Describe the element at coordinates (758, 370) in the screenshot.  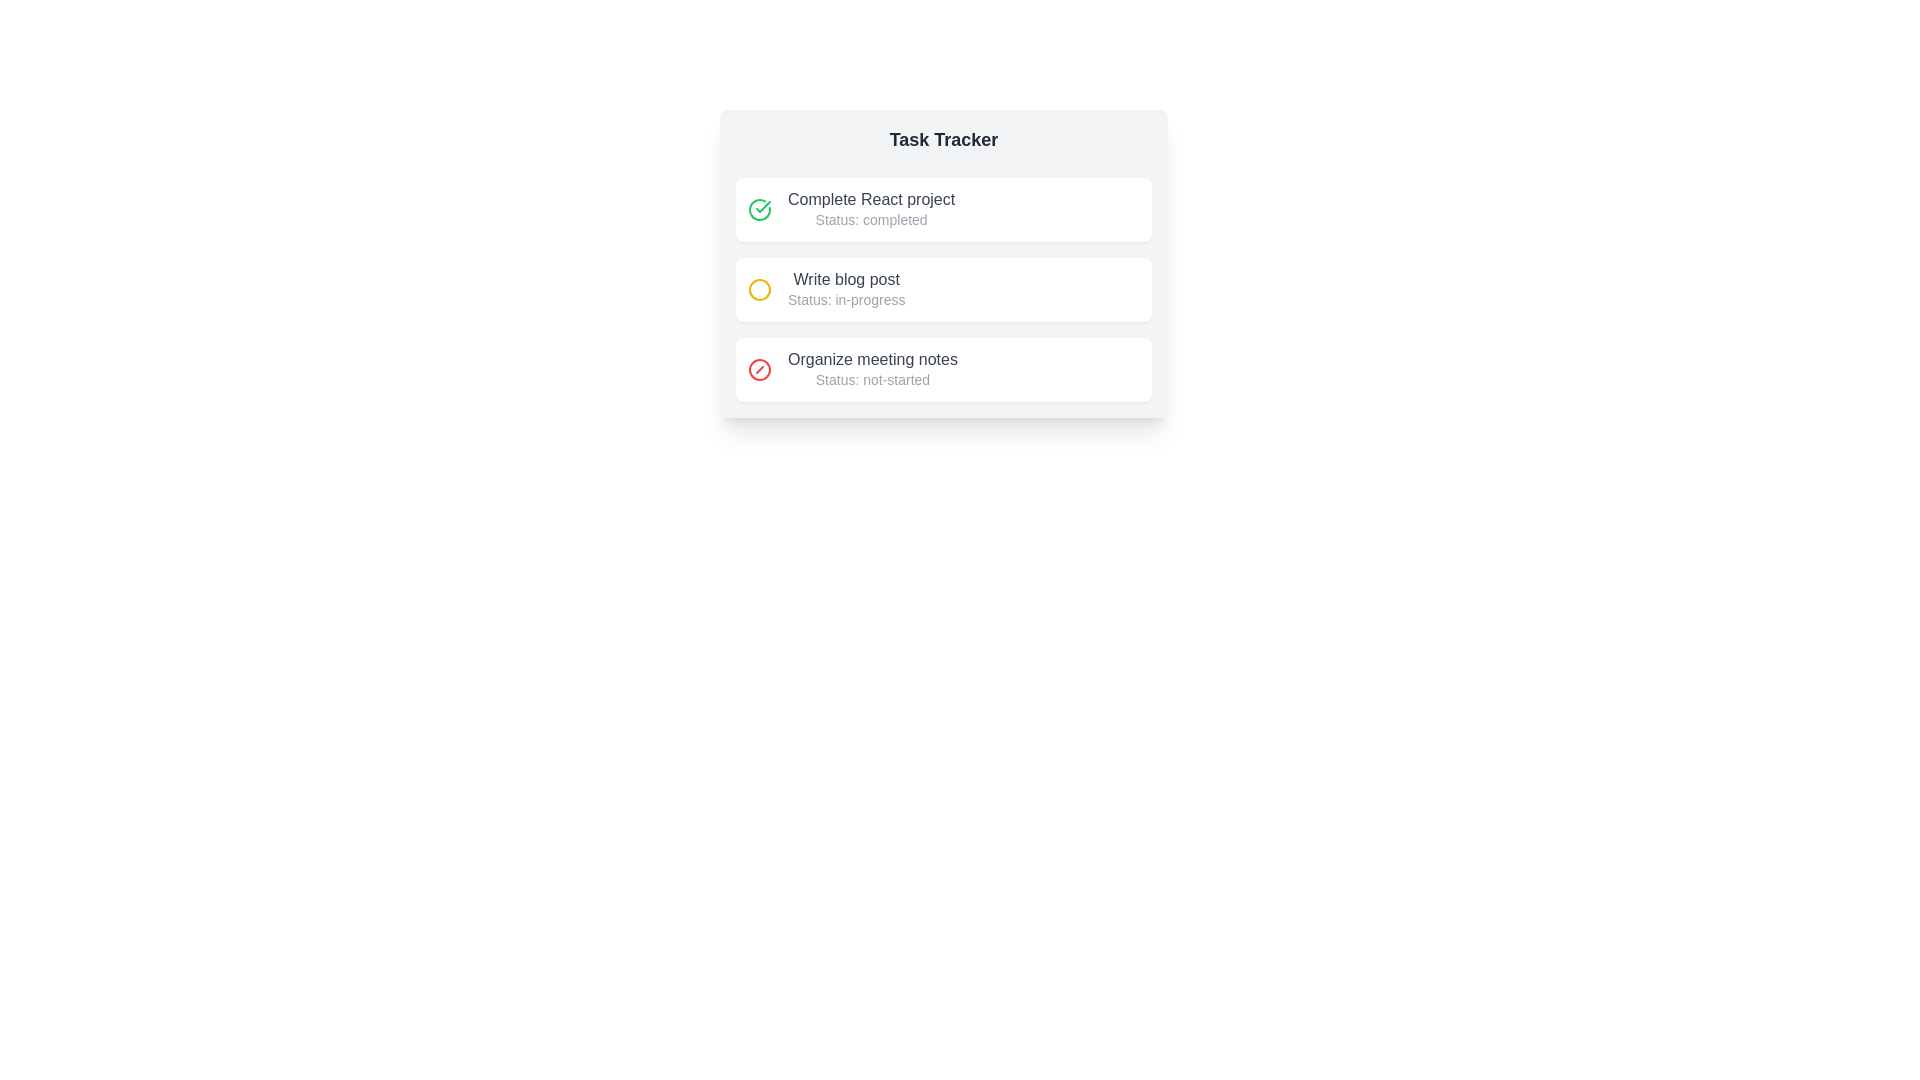
I see `the status indicator icon for the task 'Organize meeting notes', which shows the status 'not-started' located in the bottom card of the task list` at that location.